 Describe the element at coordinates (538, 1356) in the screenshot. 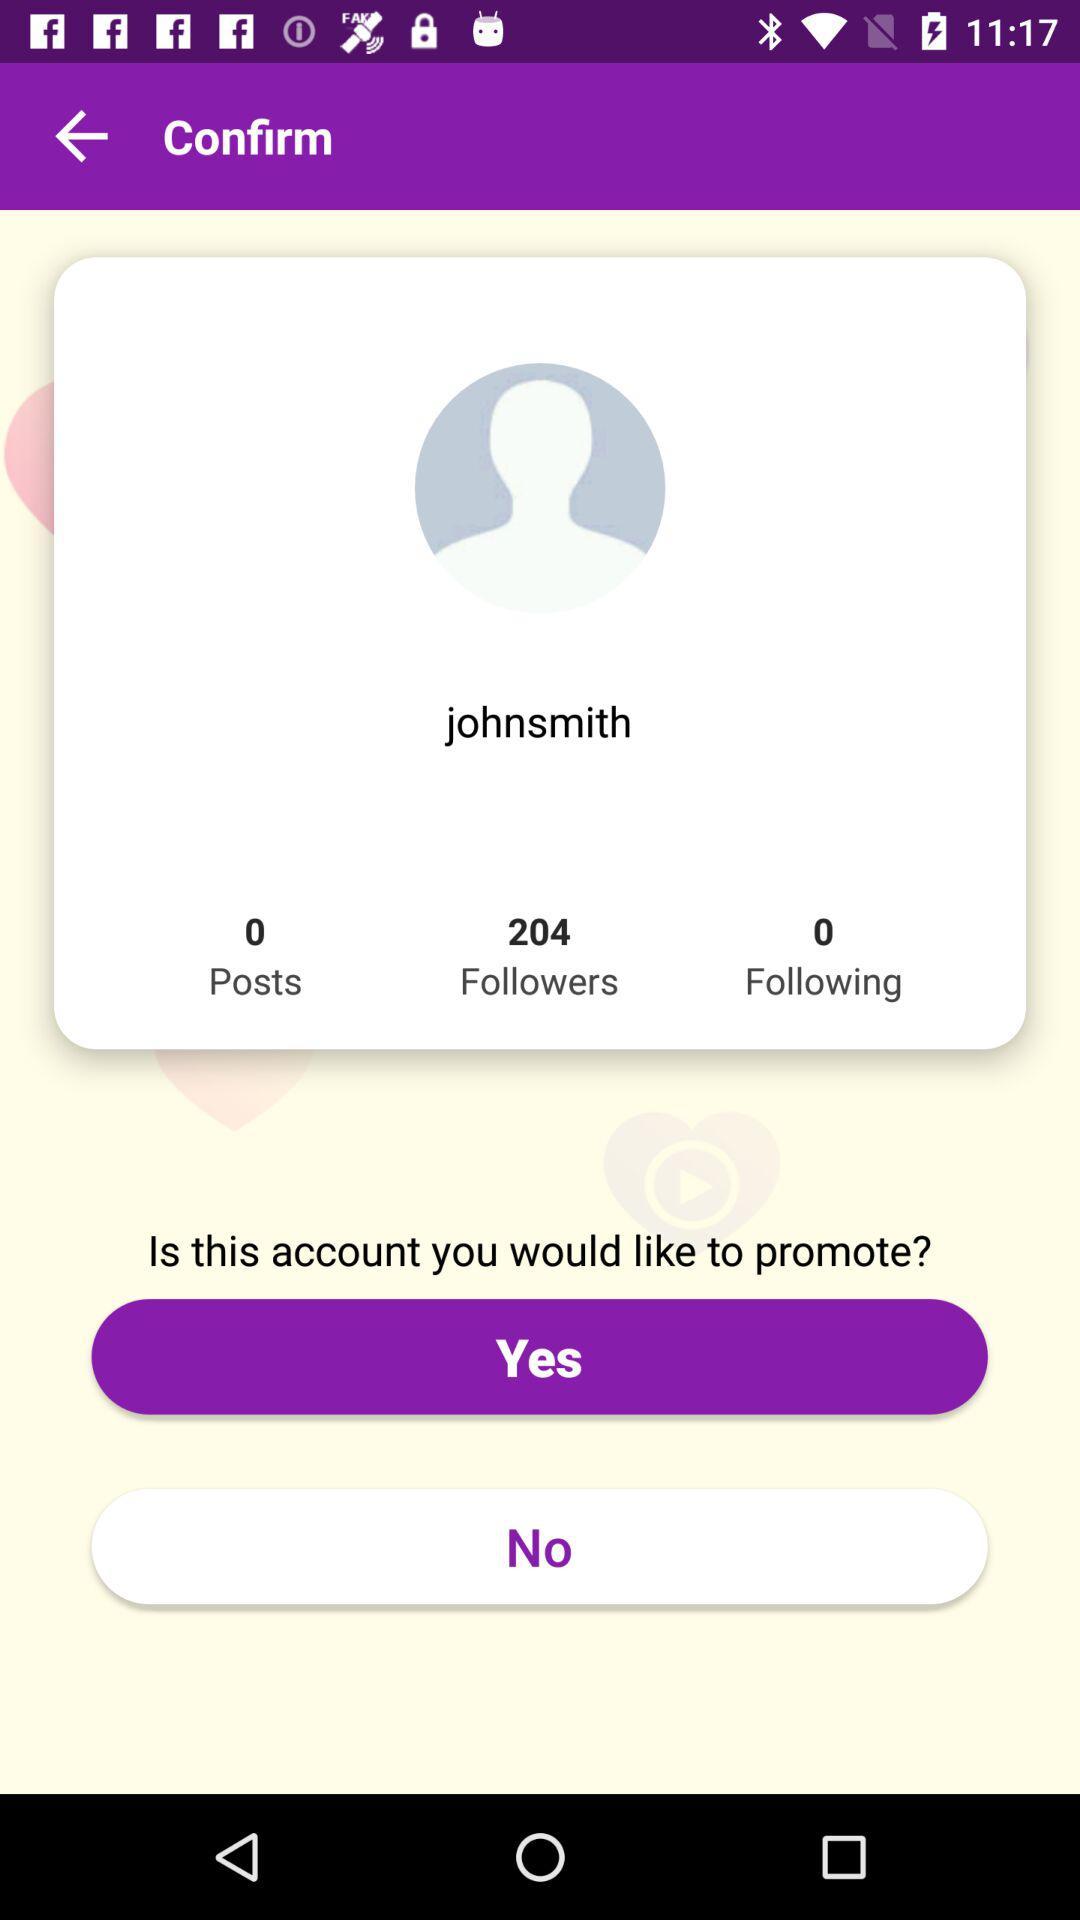

I see `the yes icon` at that location.